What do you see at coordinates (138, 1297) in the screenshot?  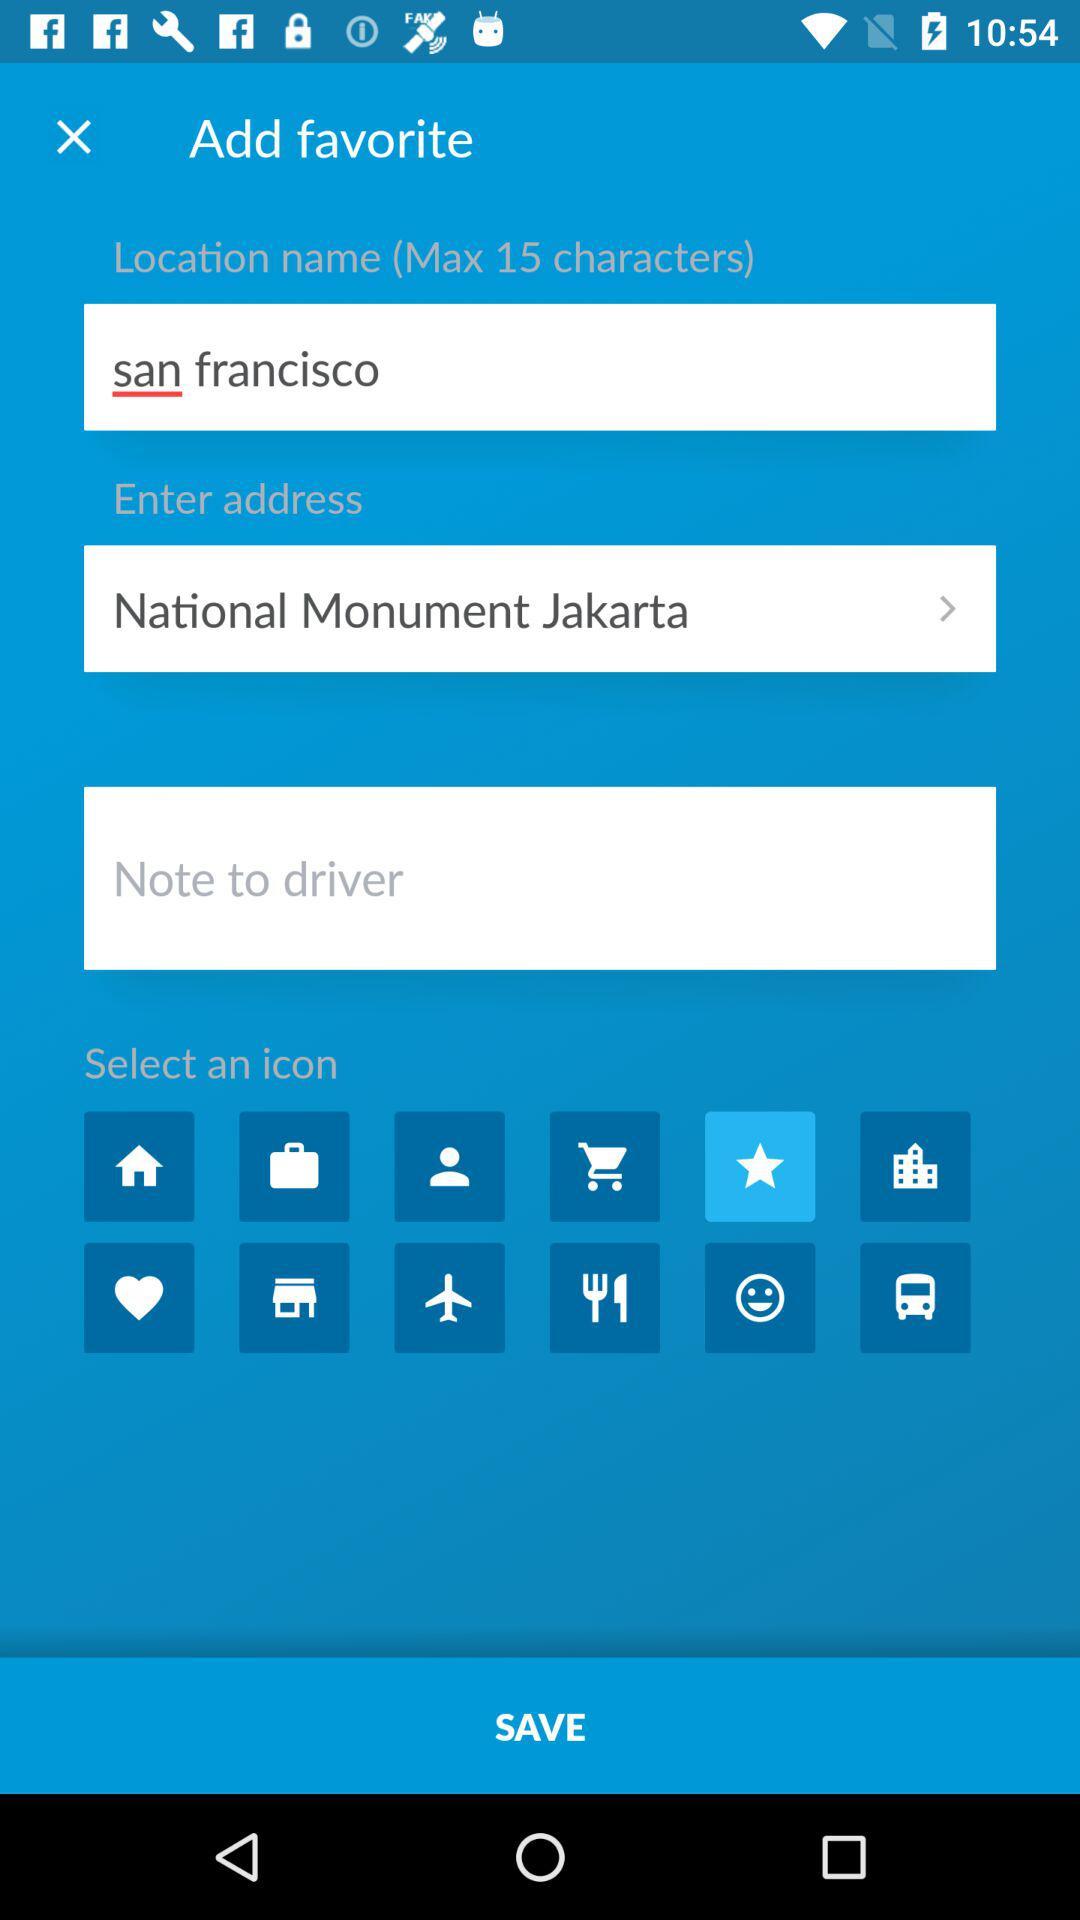 I see `the heart icon` at bounding box center [138, 1297].